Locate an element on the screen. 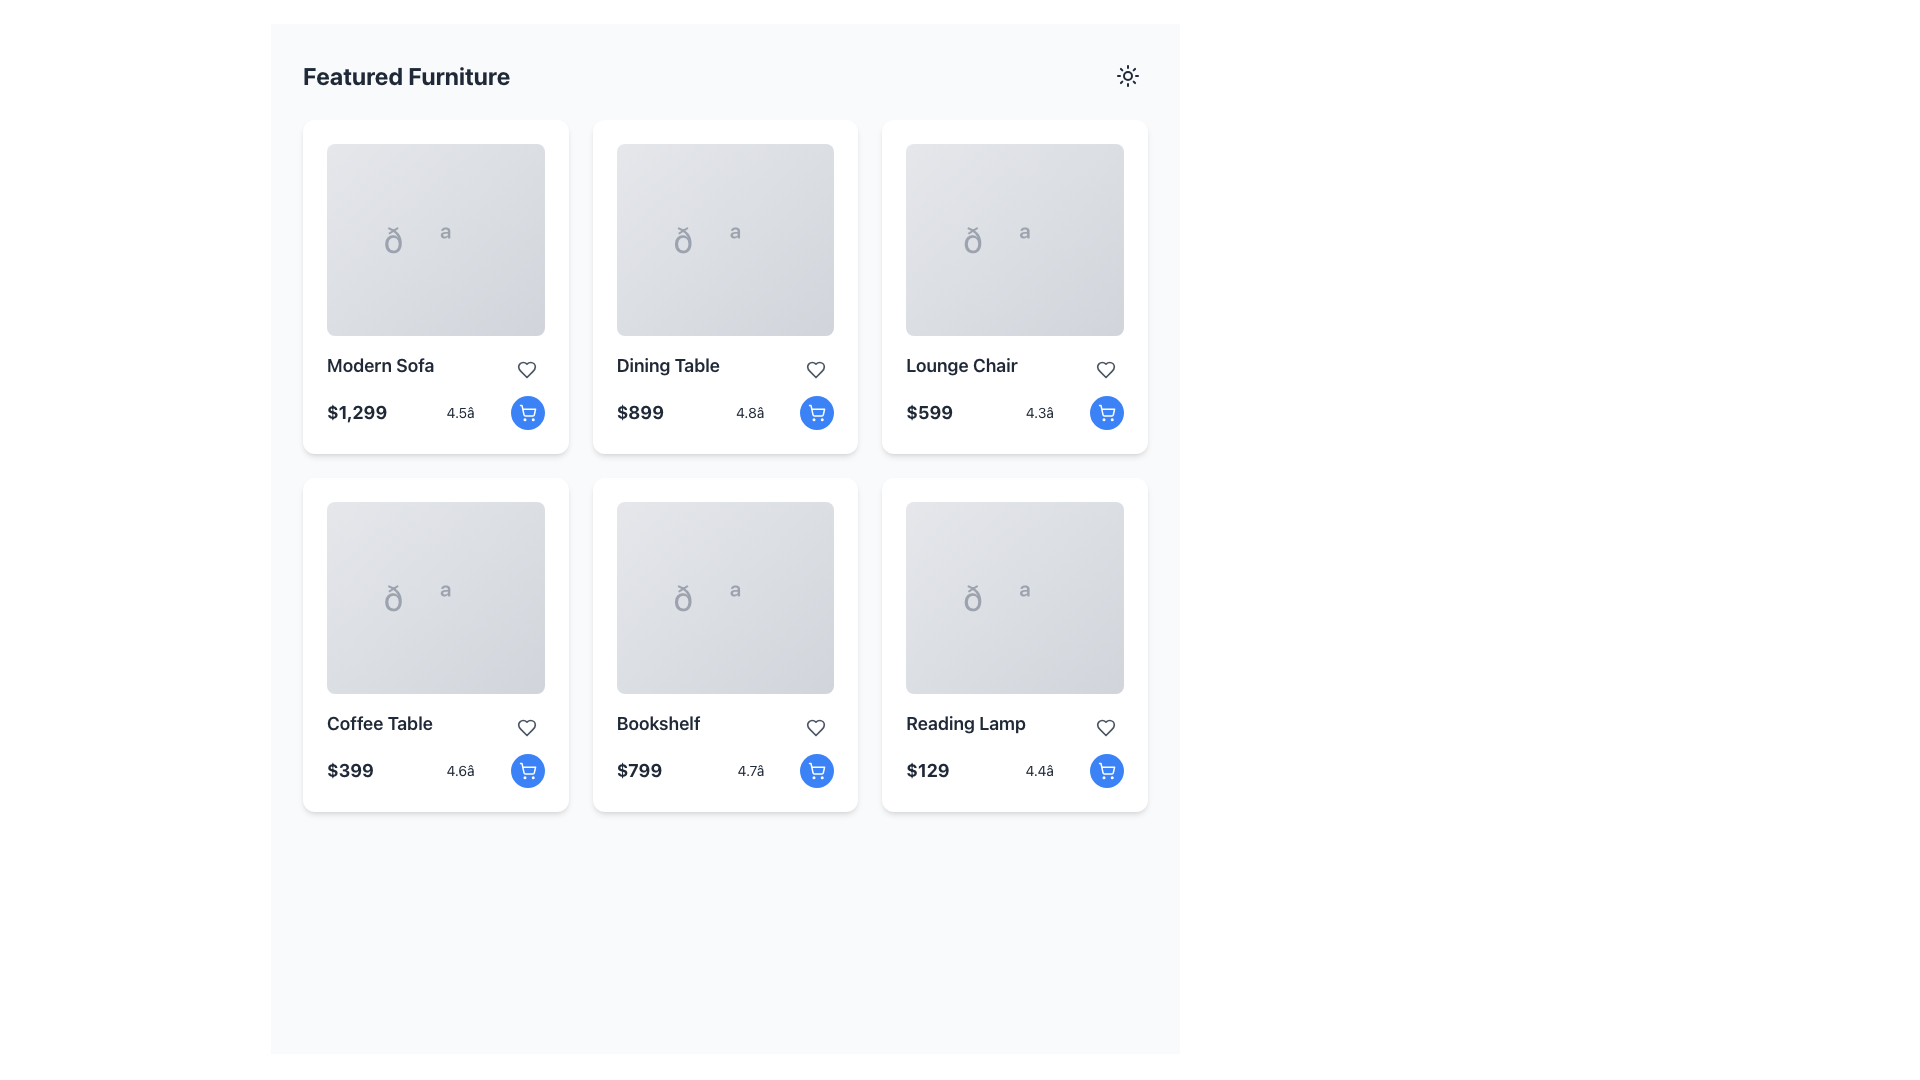 Image resolution: width=1920 pixels, height=1080 pixels. the text 'Lounge Chair' and the heart icon in the third product card of the first row is located at coordinates (1015, 370).